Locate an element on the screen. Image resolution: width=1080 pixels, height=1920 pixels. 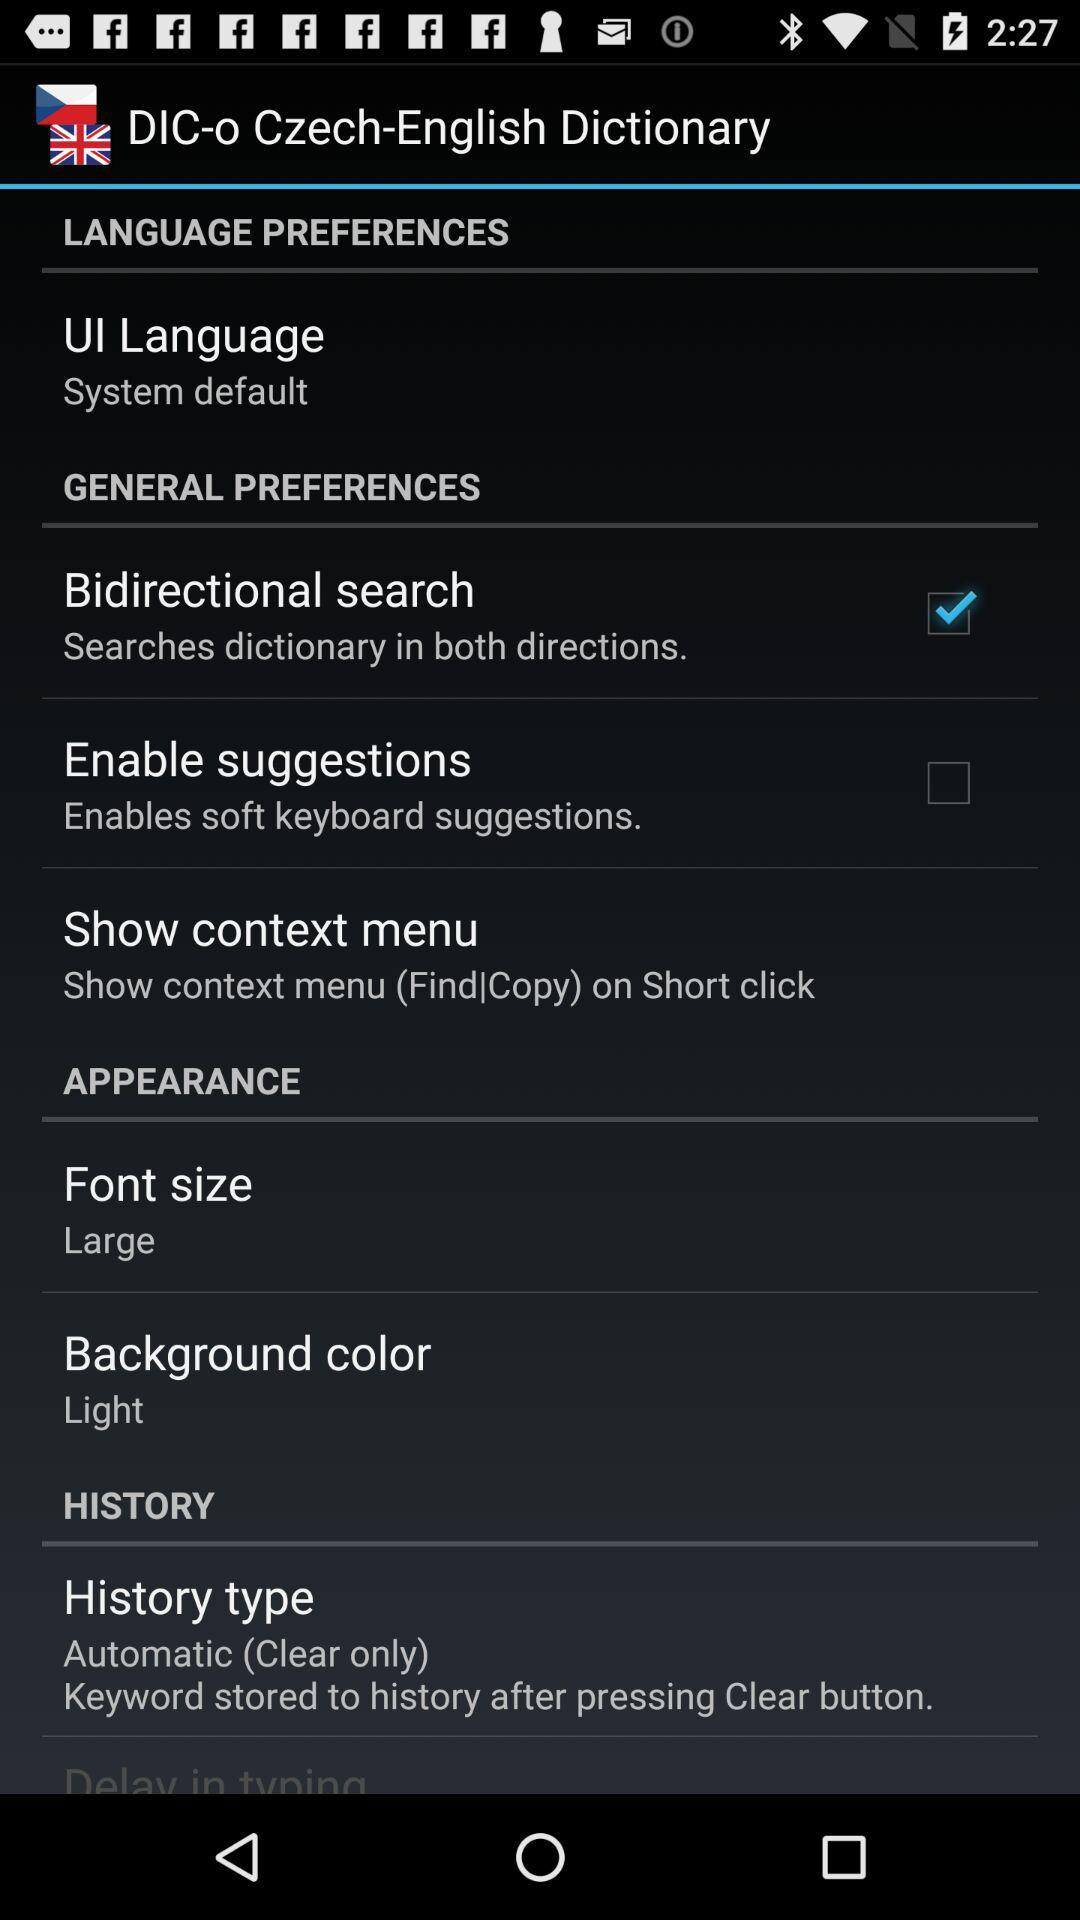
bidirectional search app is located at coordinates (268, 587).